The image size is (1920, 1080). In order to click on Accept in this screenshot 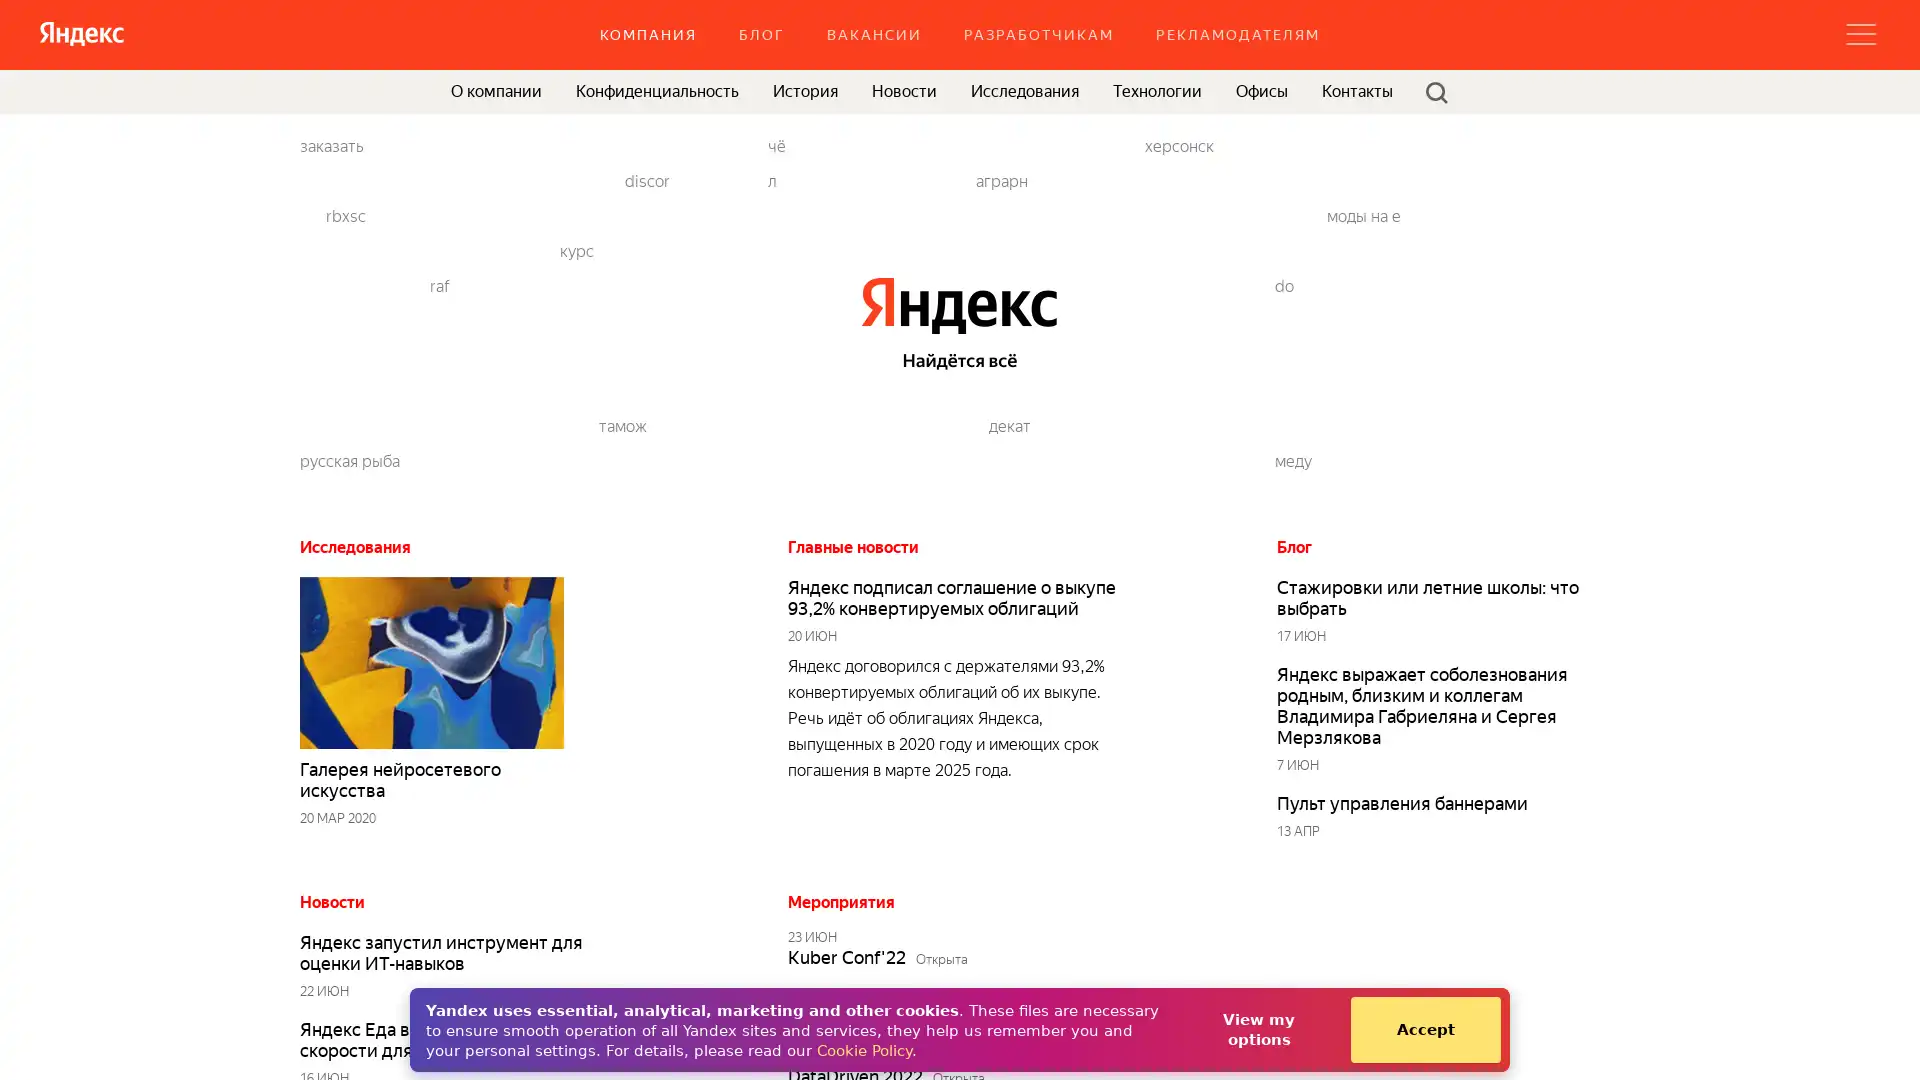, I will do `click(1424, 1029)`.